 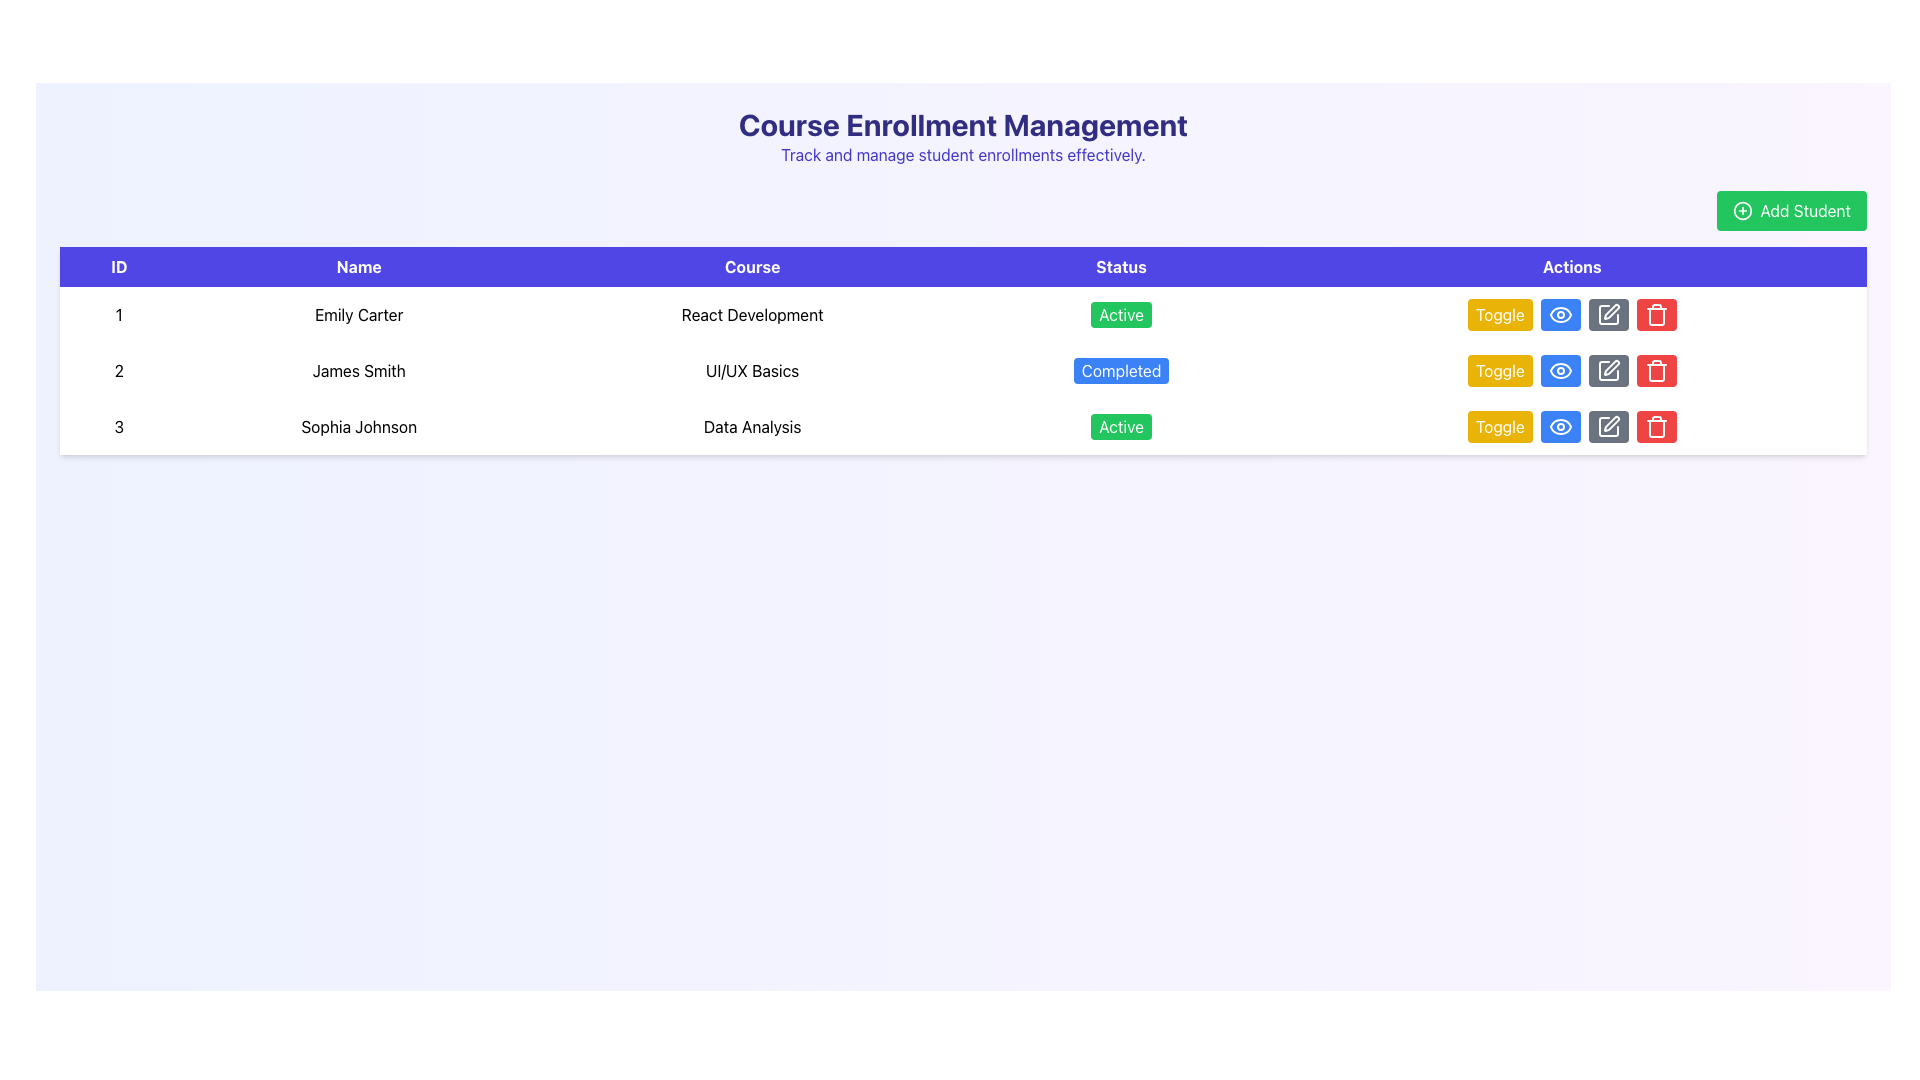 I want to click on the second row in the 'Course Enrollment Management' table, so click(x=963, y=370).